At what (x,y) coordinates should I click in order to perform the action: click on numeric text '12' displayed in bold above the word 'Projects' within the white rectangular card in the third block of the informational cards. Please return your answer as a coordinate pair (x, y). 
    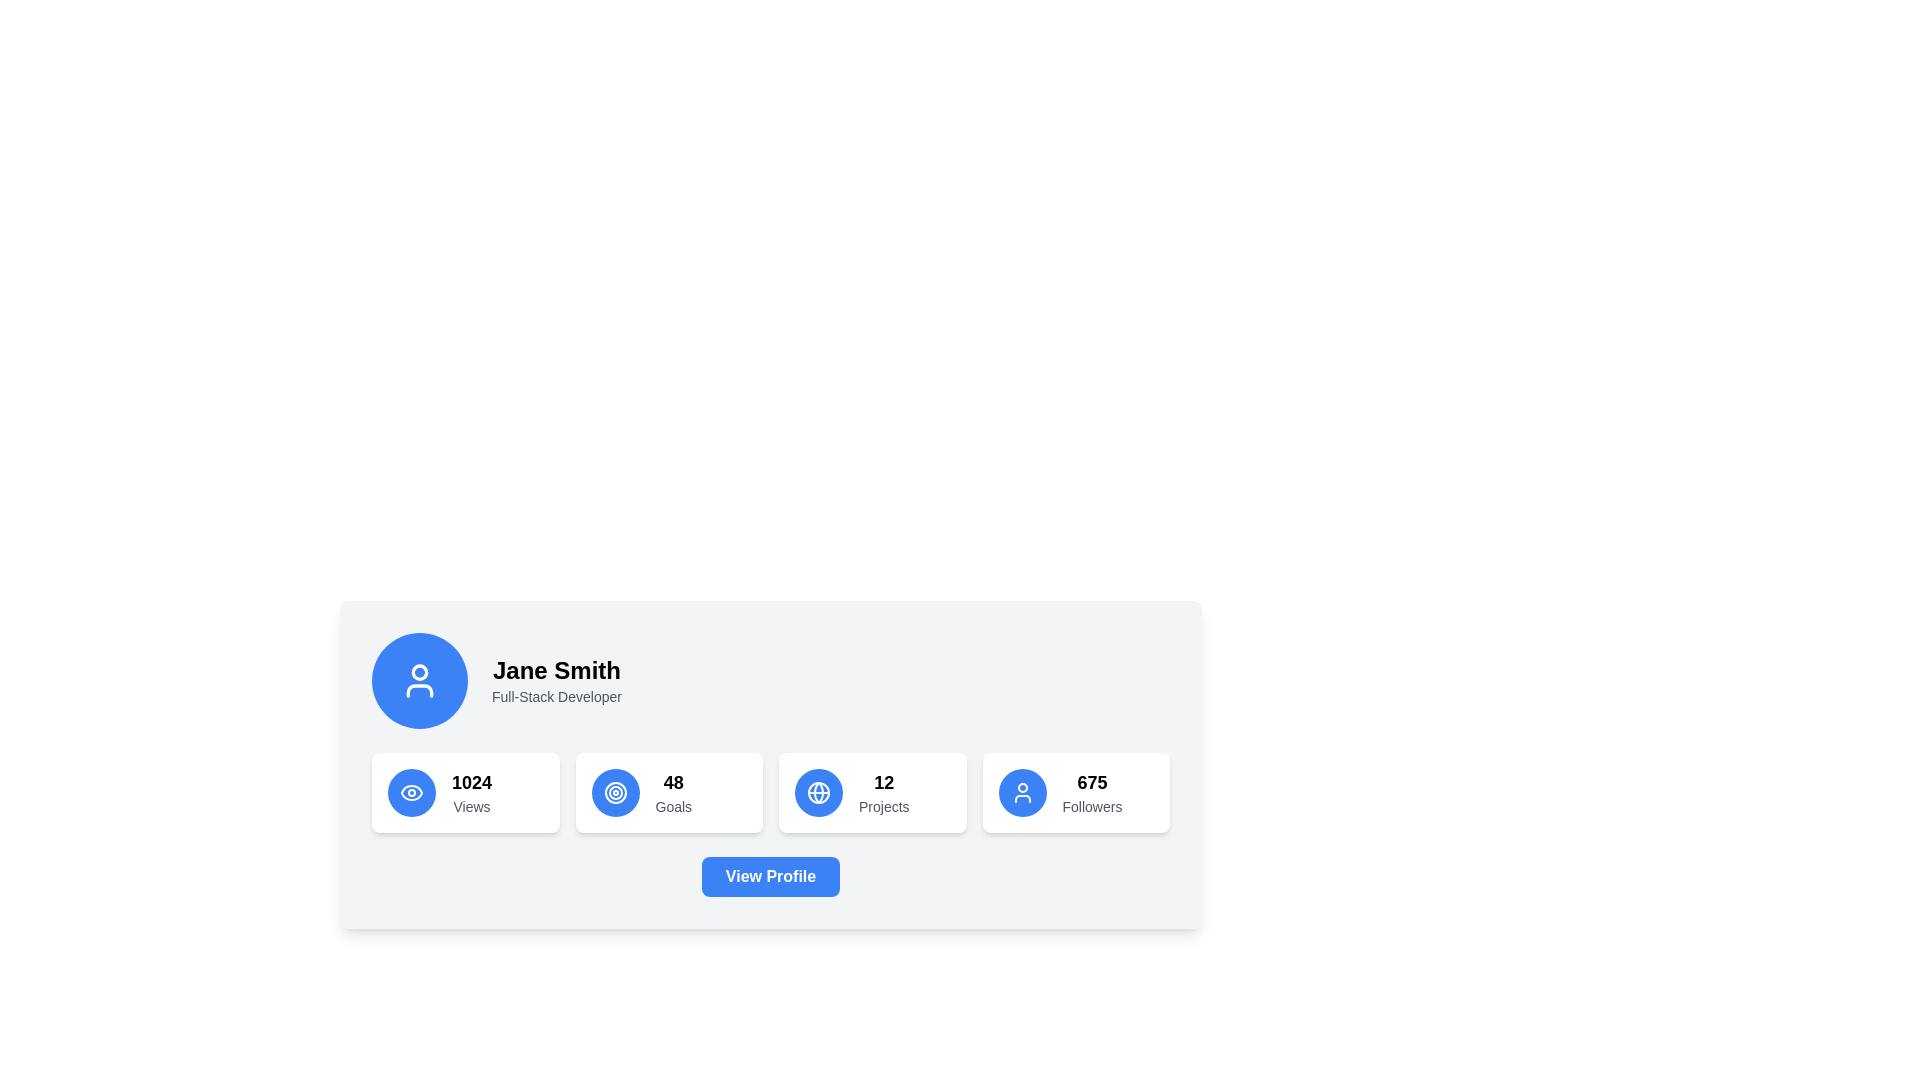
    Looking at the image, I should click on (883, 792).